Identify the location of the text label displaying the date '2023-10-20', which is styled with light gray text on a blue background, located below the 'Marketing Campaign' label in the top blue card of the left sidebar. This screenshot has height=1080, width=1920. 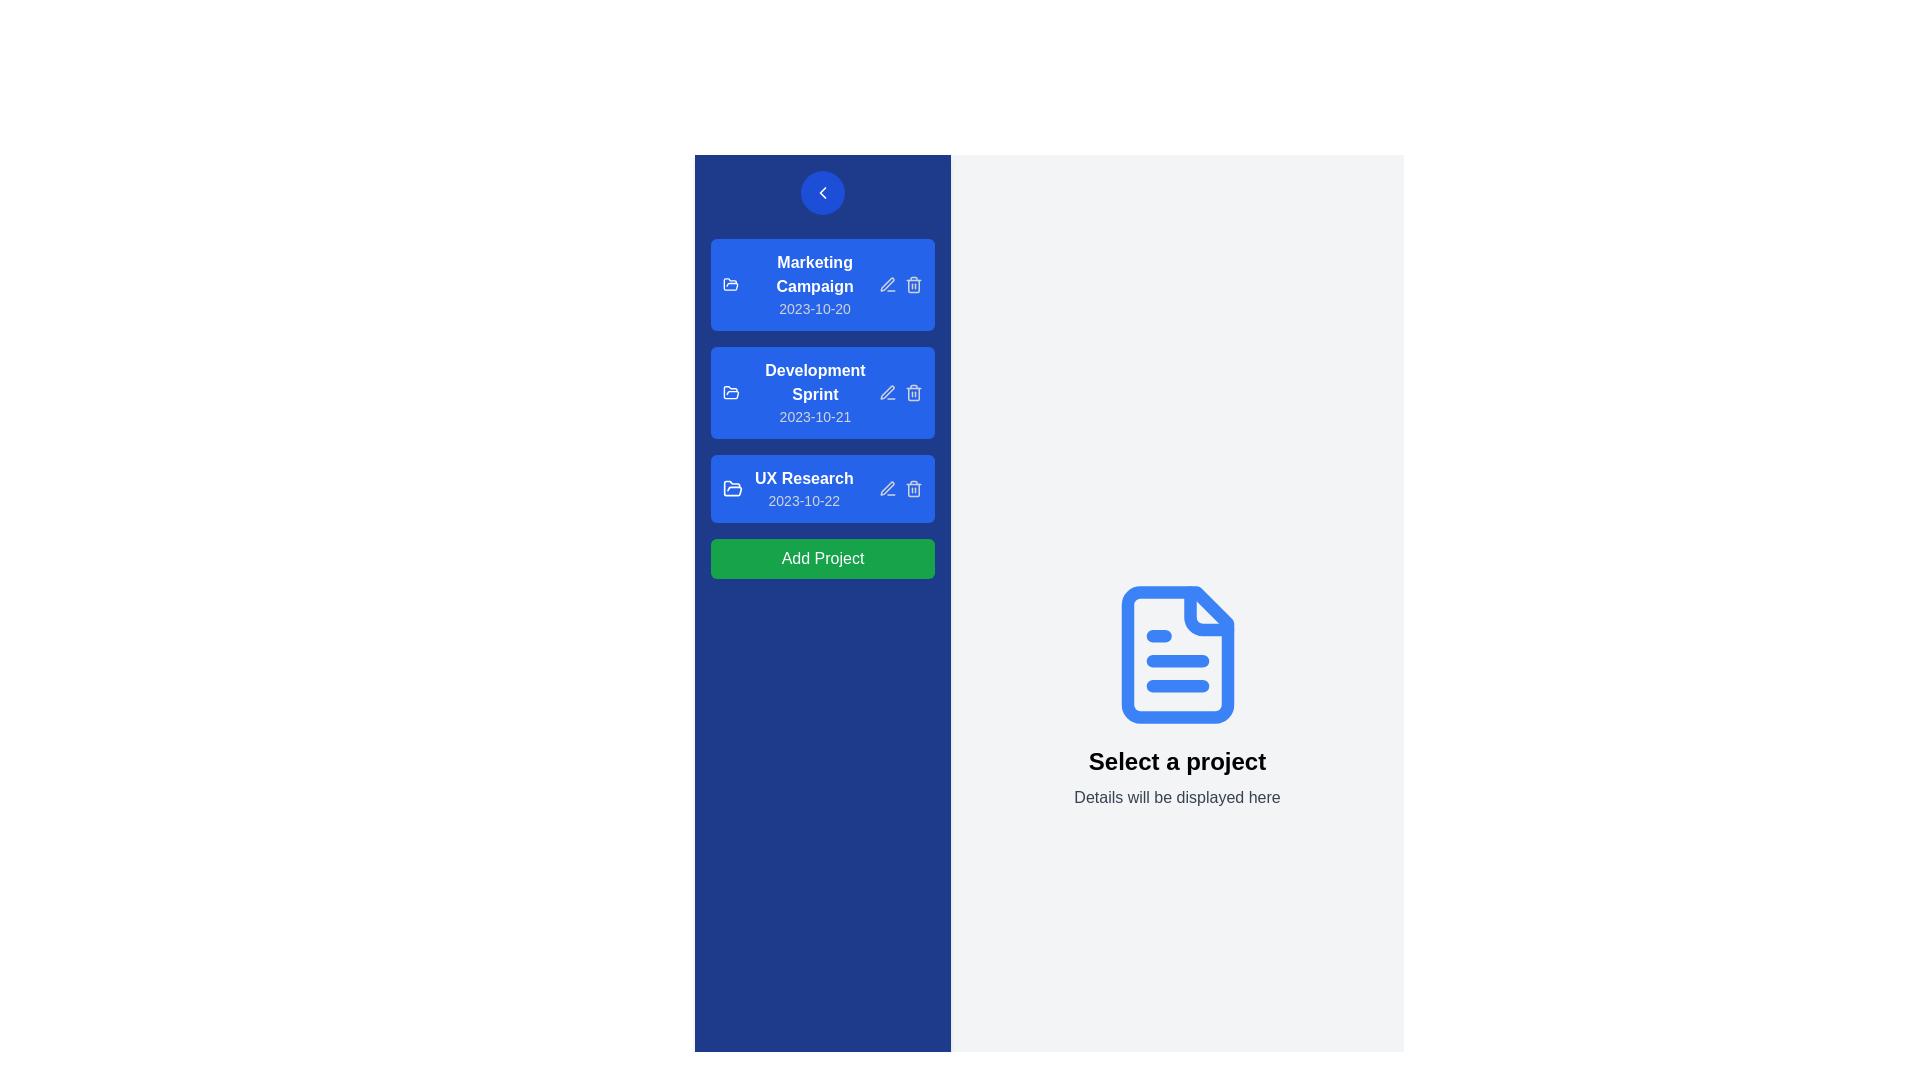
(815, 308).